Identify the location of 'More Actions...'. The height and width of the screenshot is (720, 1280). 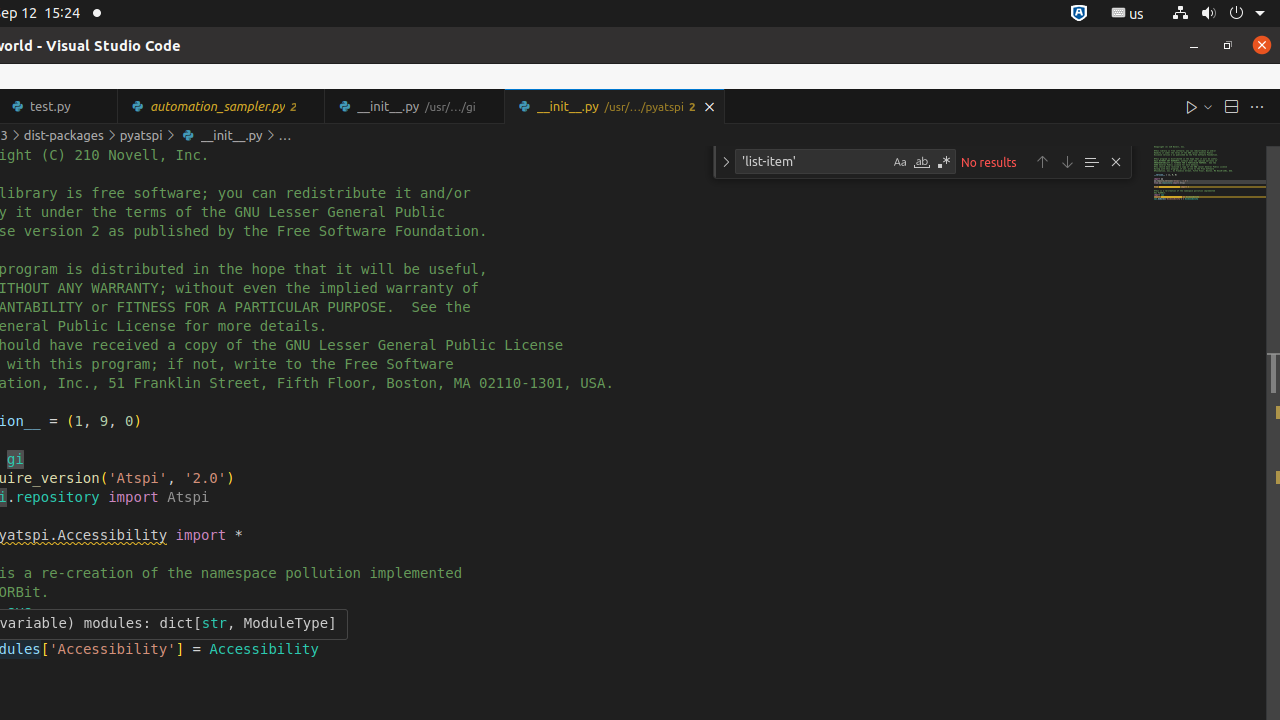
(1255, 106).